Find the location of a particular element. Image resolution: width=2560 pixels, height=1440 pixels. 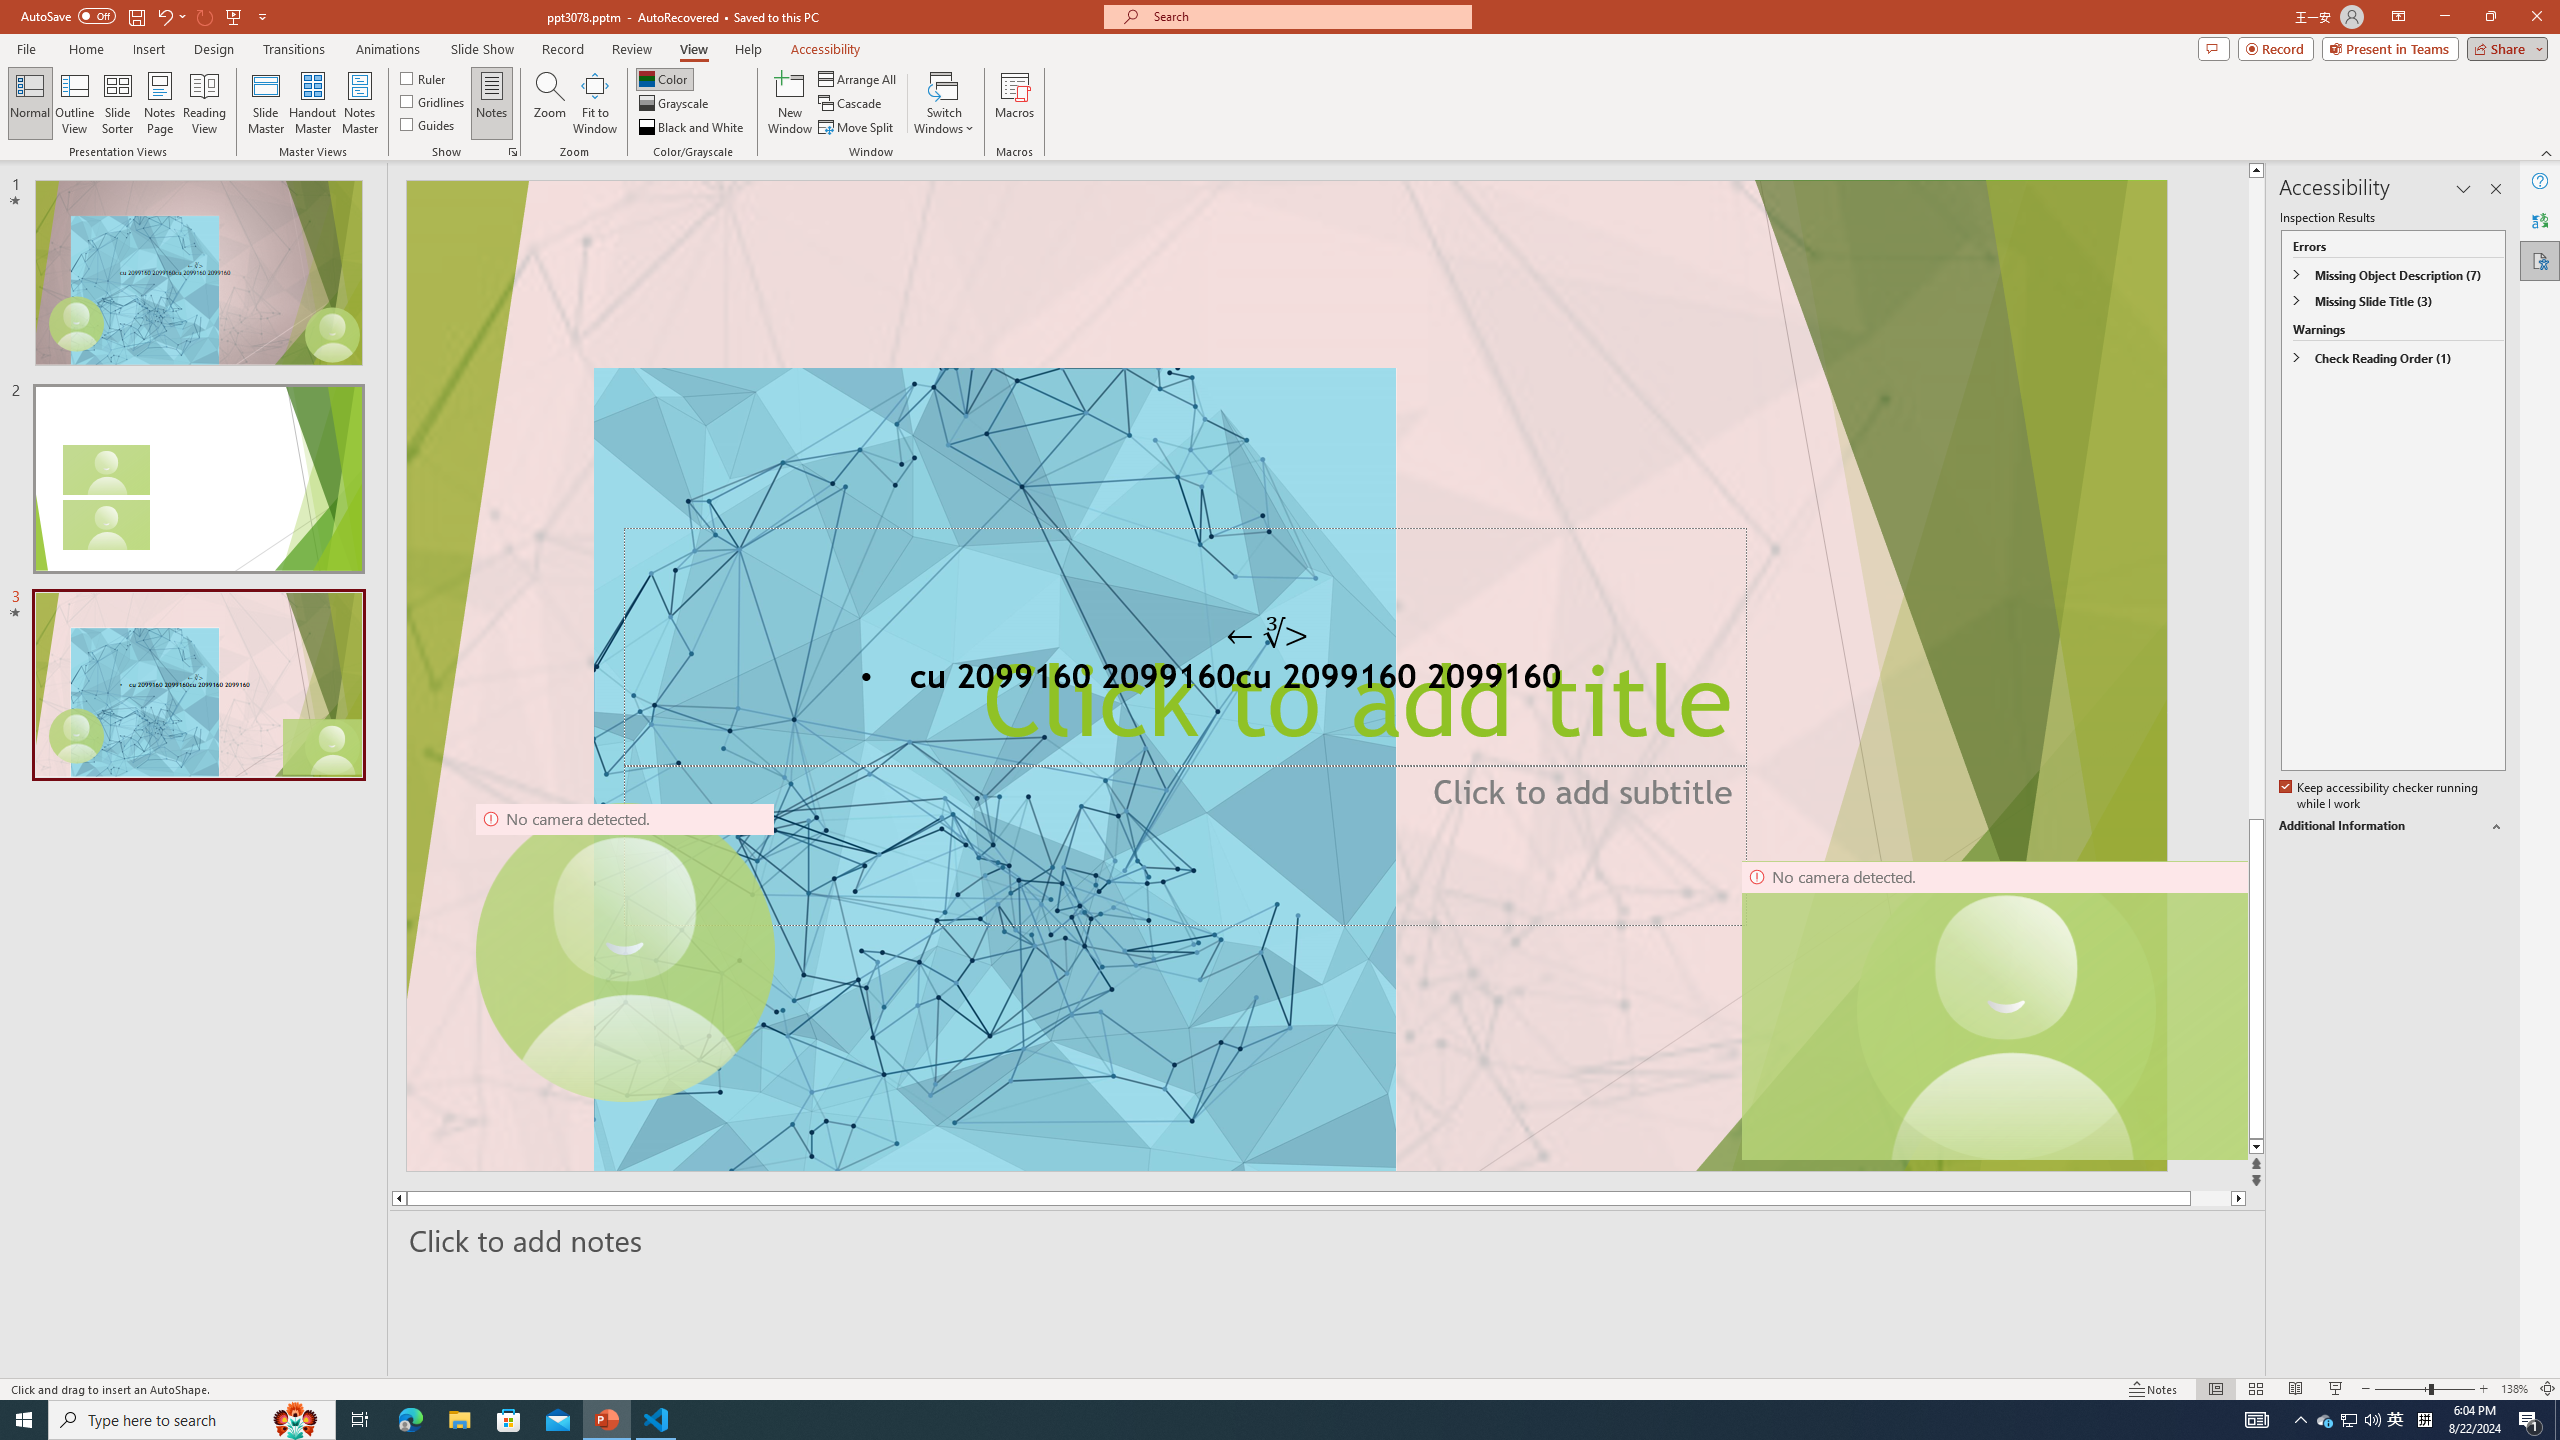

'Move Split' is located at coordinates (856, 127).